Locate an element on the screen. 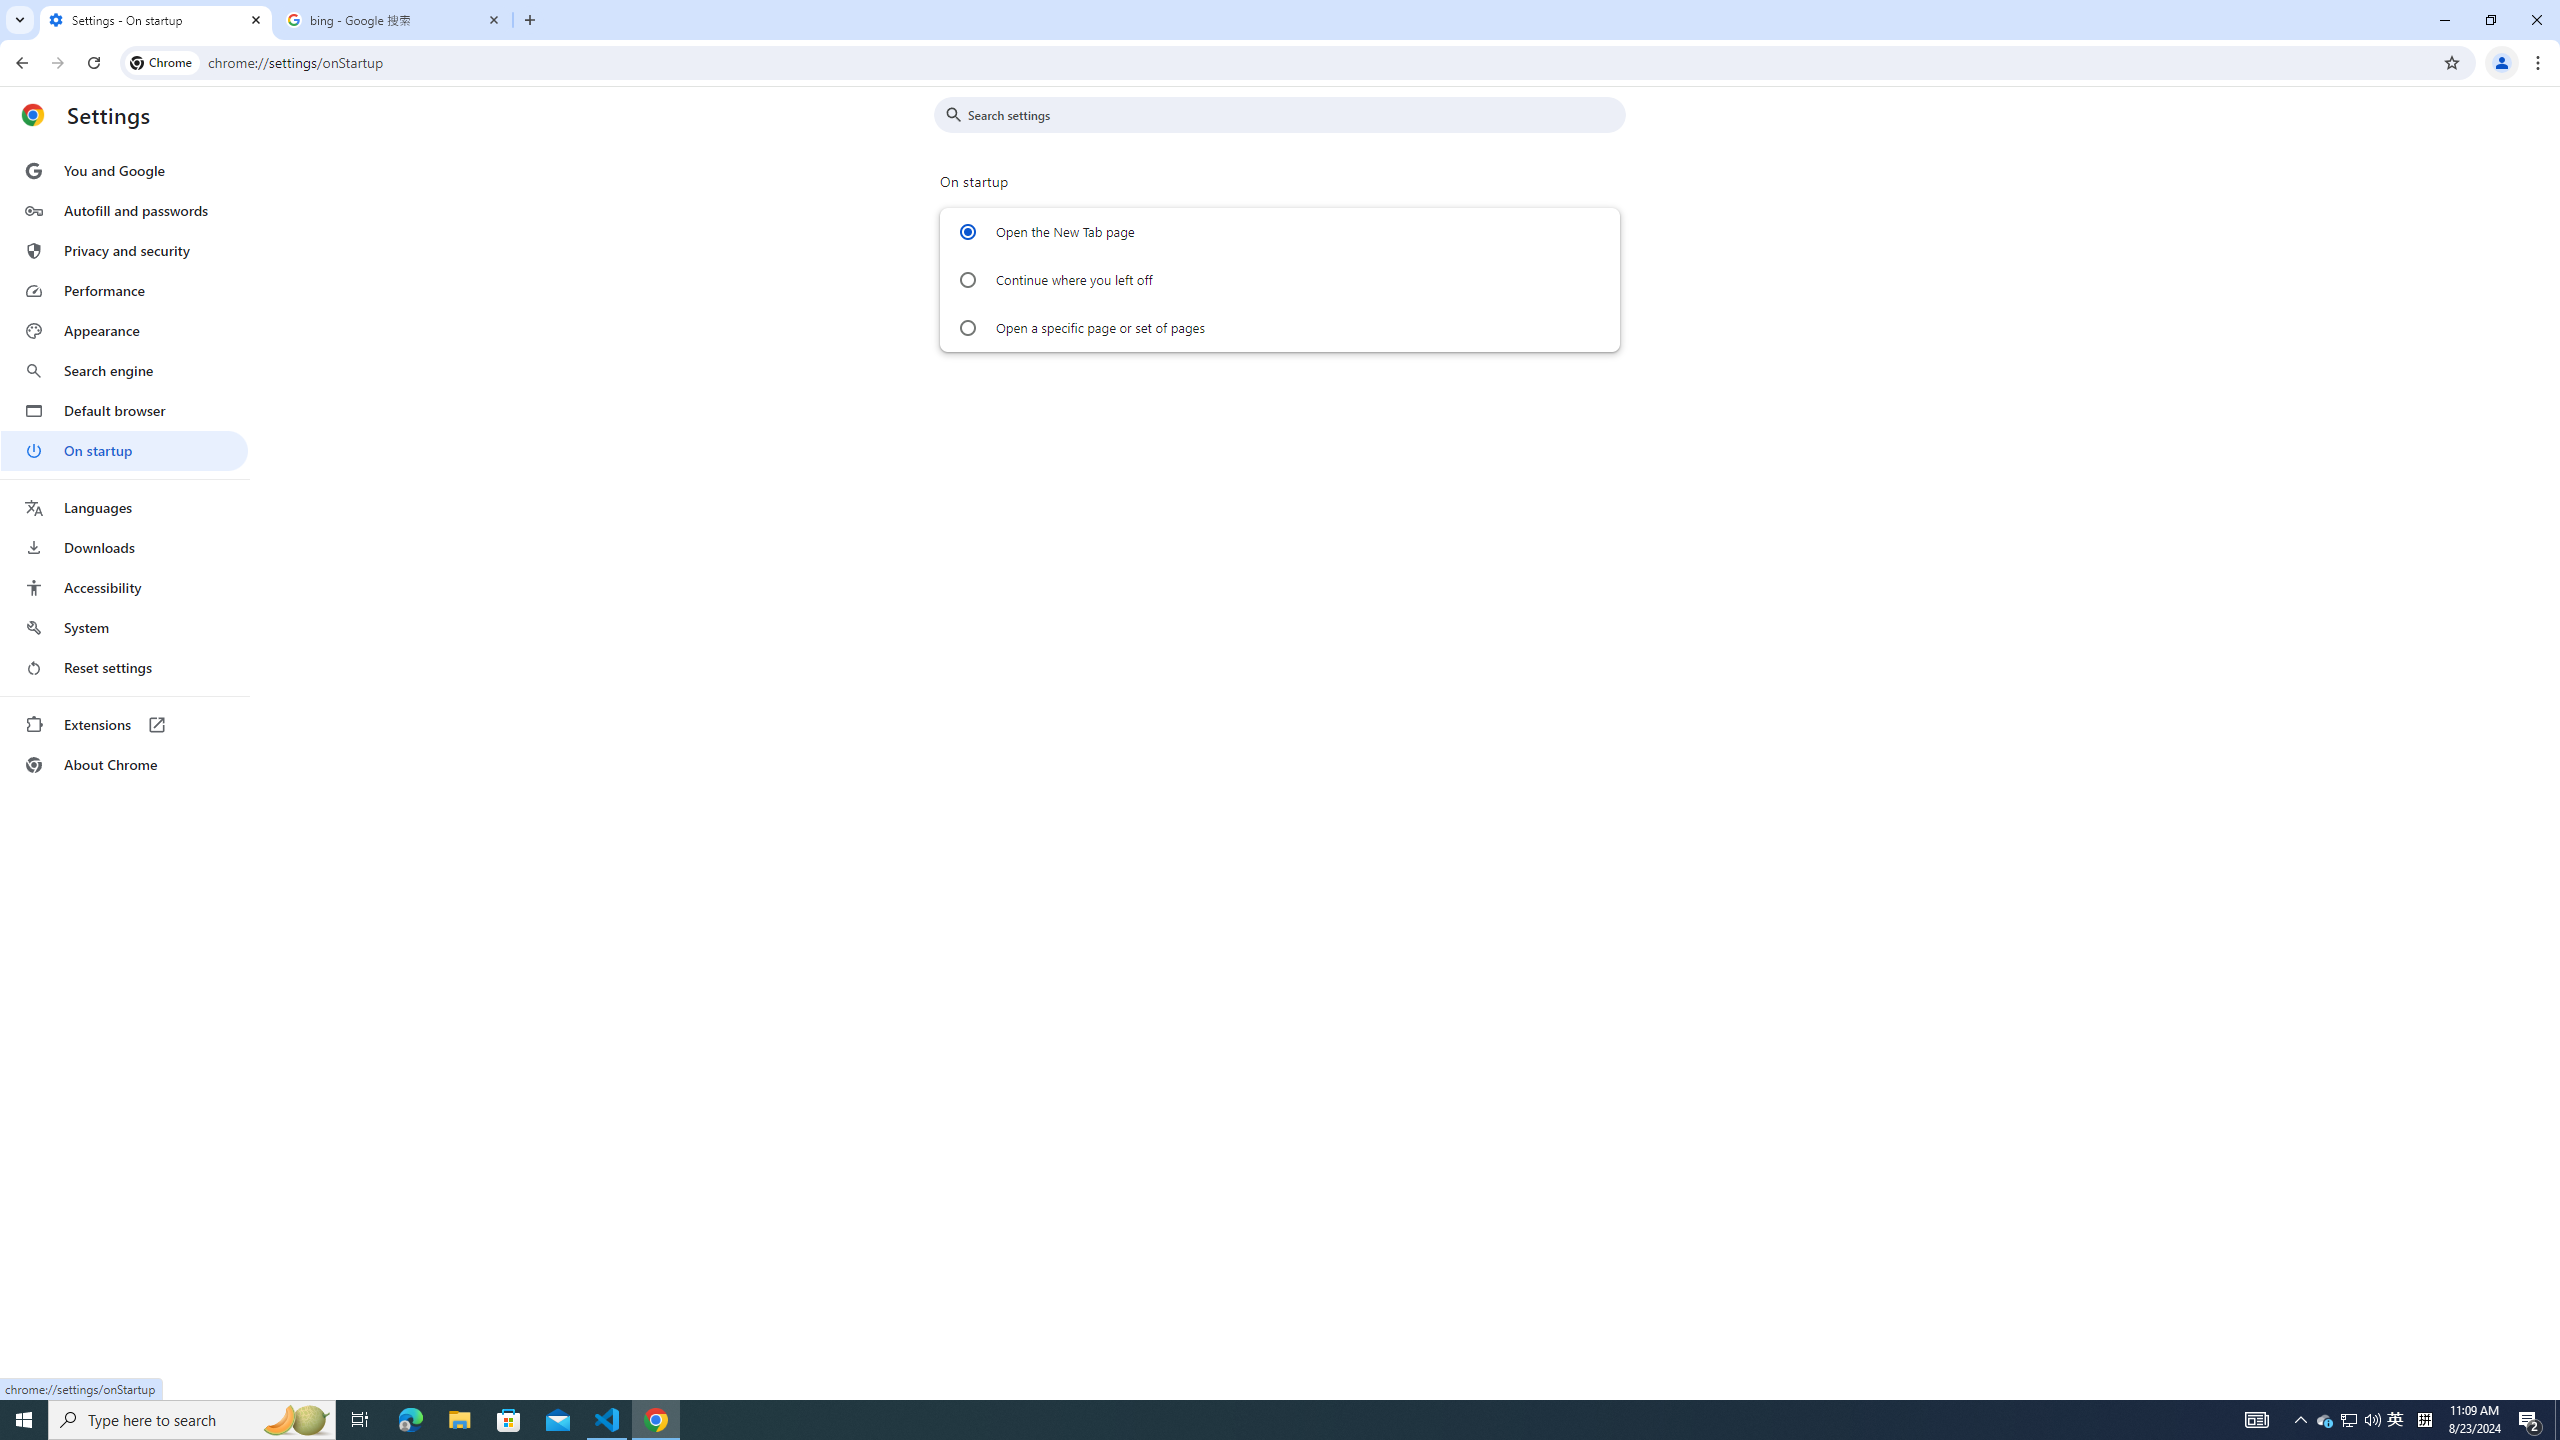 The width and height of the screenshot is (2560, 1440). 'Settings - On startup' is located at coordinates (155, 19).